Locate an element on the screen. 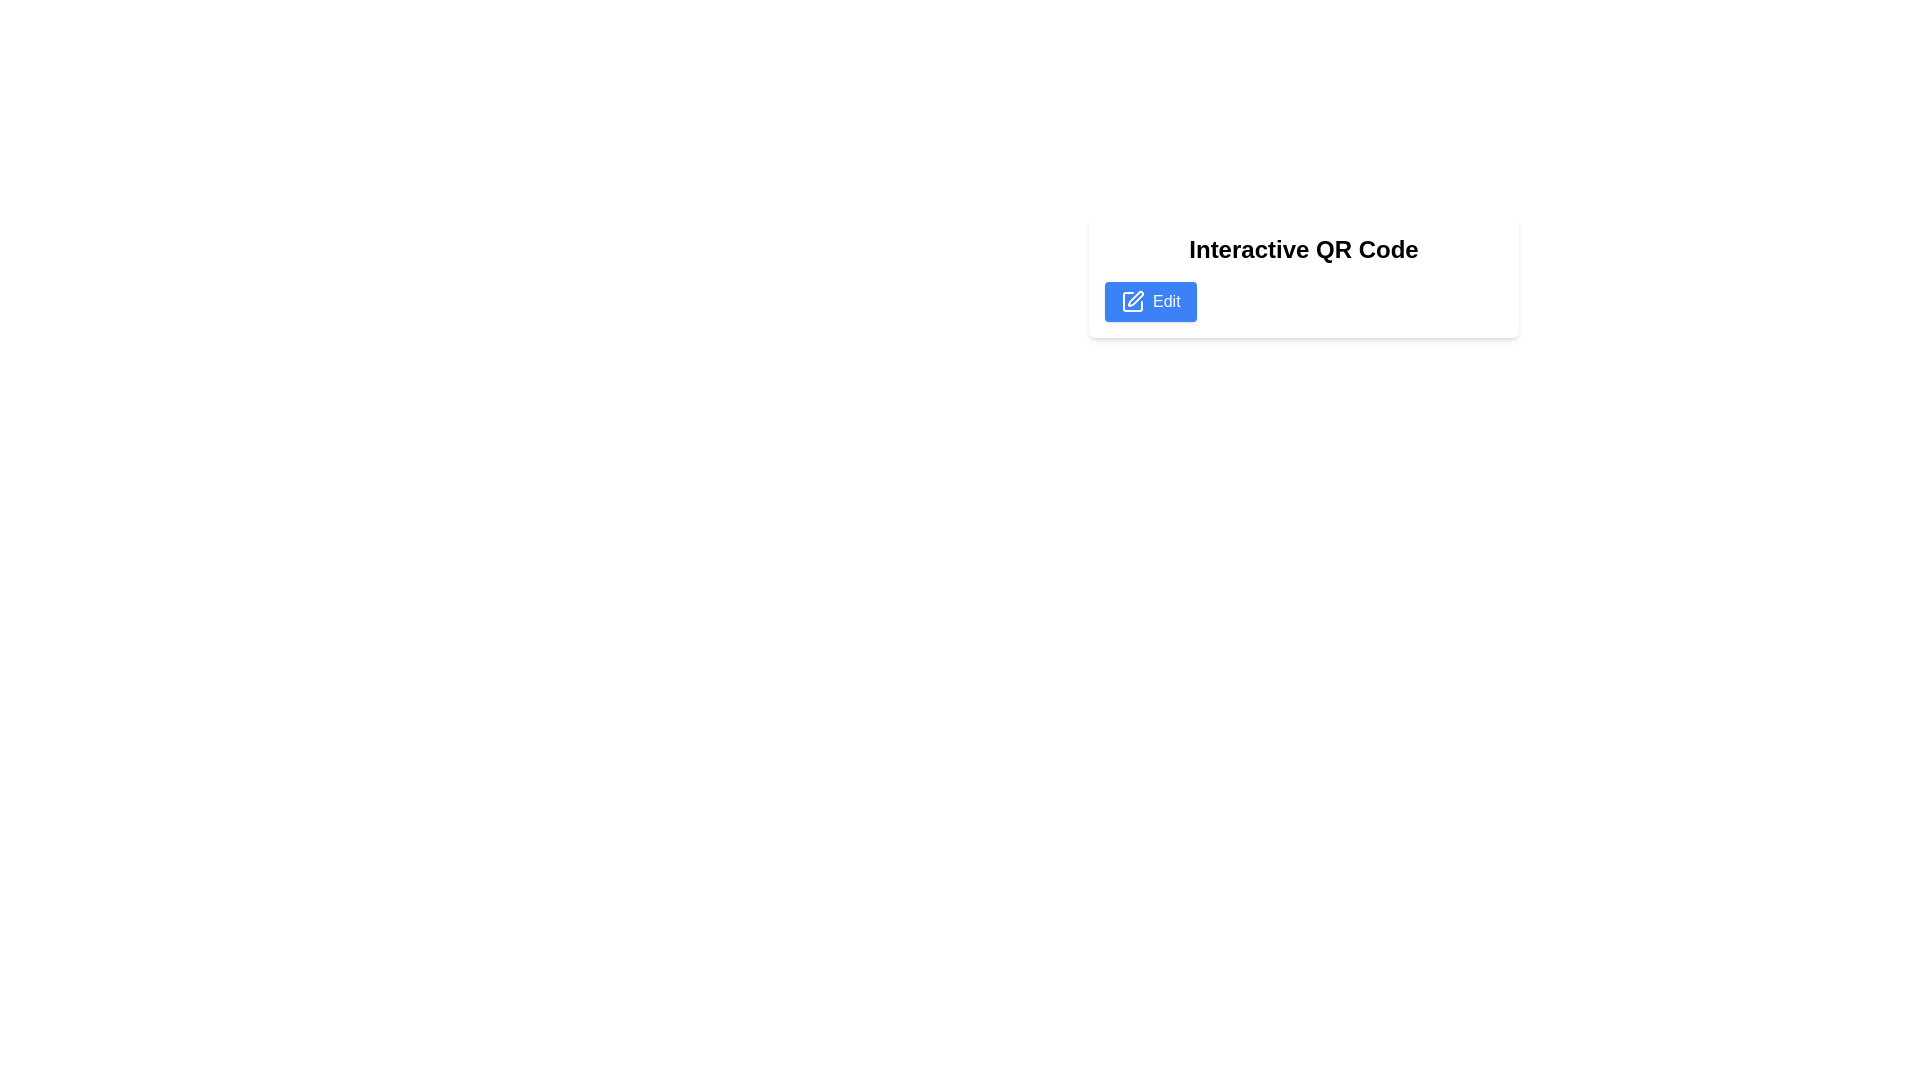 Image resolution: width=1920 pixels, height=1080 pixels. static text label that reads 'Interactive QR Code', which is prominently displayed in a bold black font at the top of a white card-like widget is located at coordinates (1304, 249).